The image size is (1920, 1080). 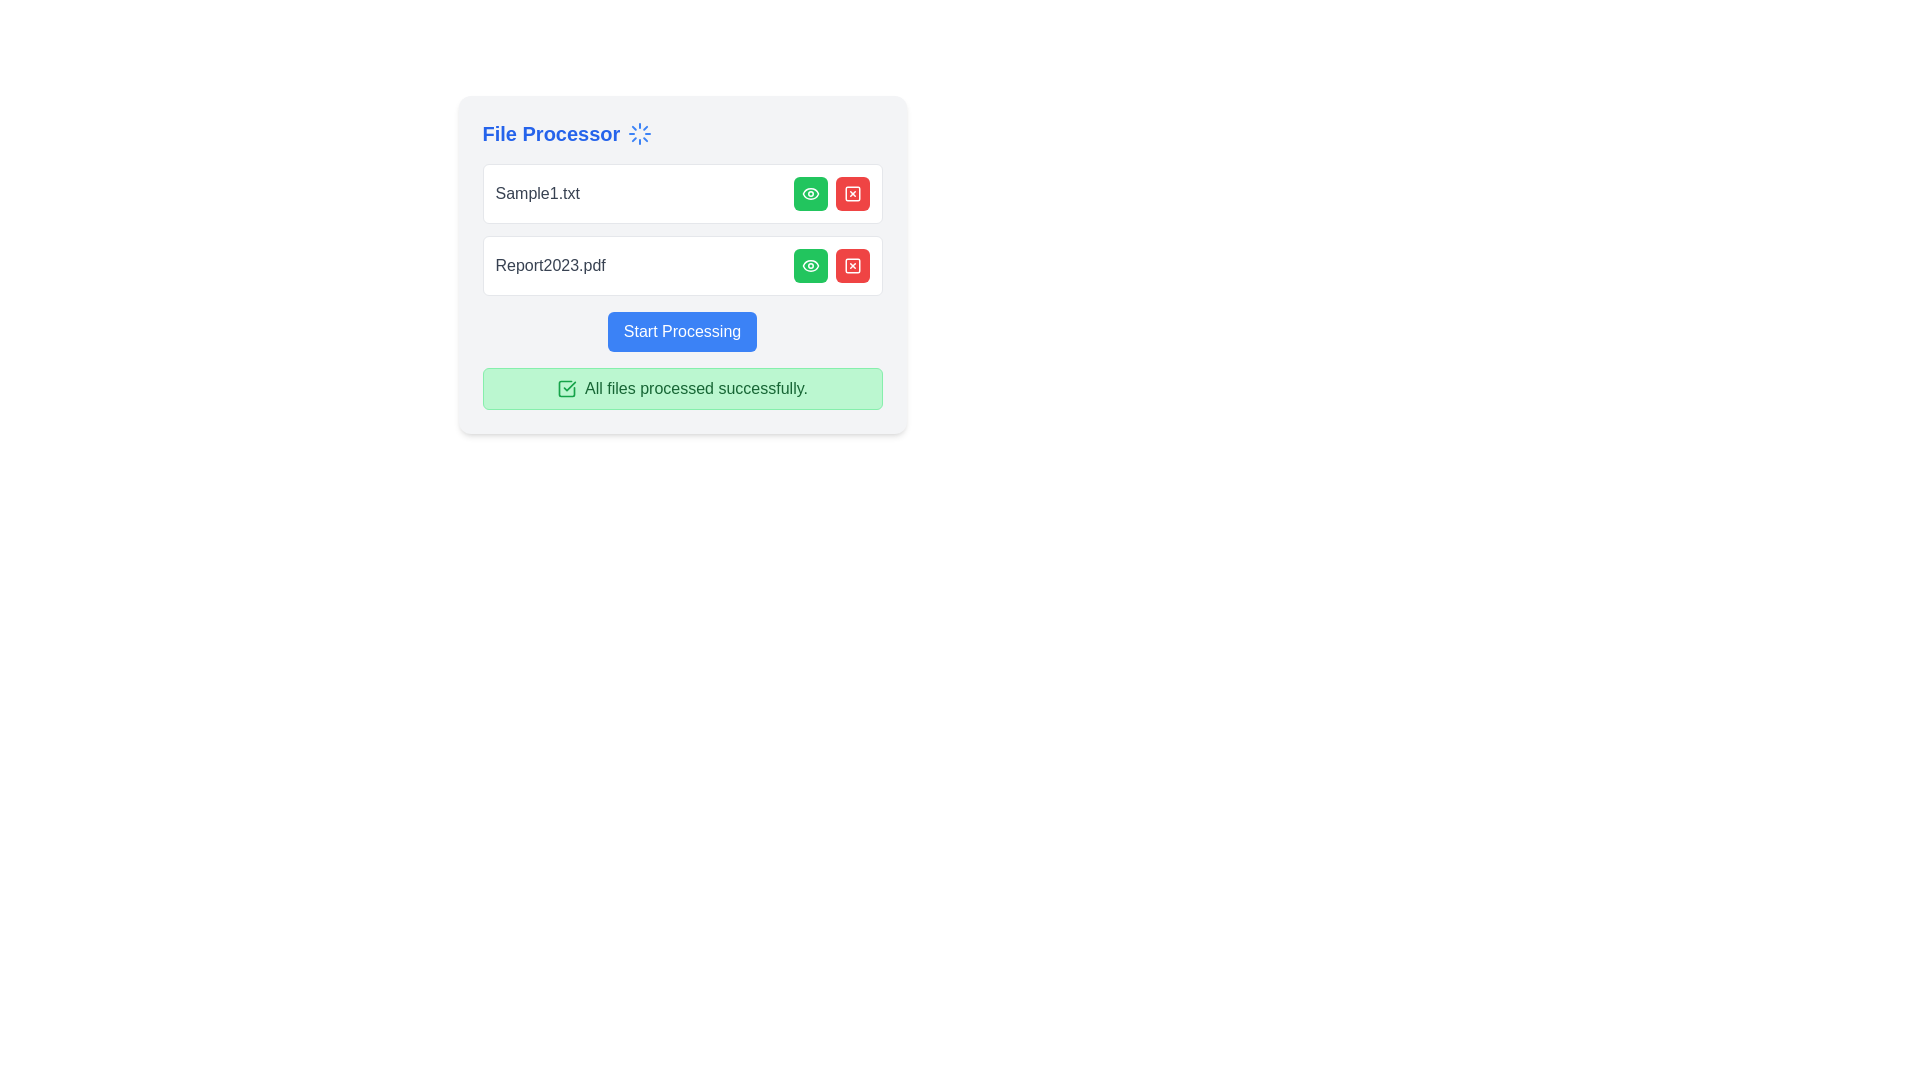 I want to click on the compact, rounded red button with white text located to the right of a green button, so click(x=852, y=193).